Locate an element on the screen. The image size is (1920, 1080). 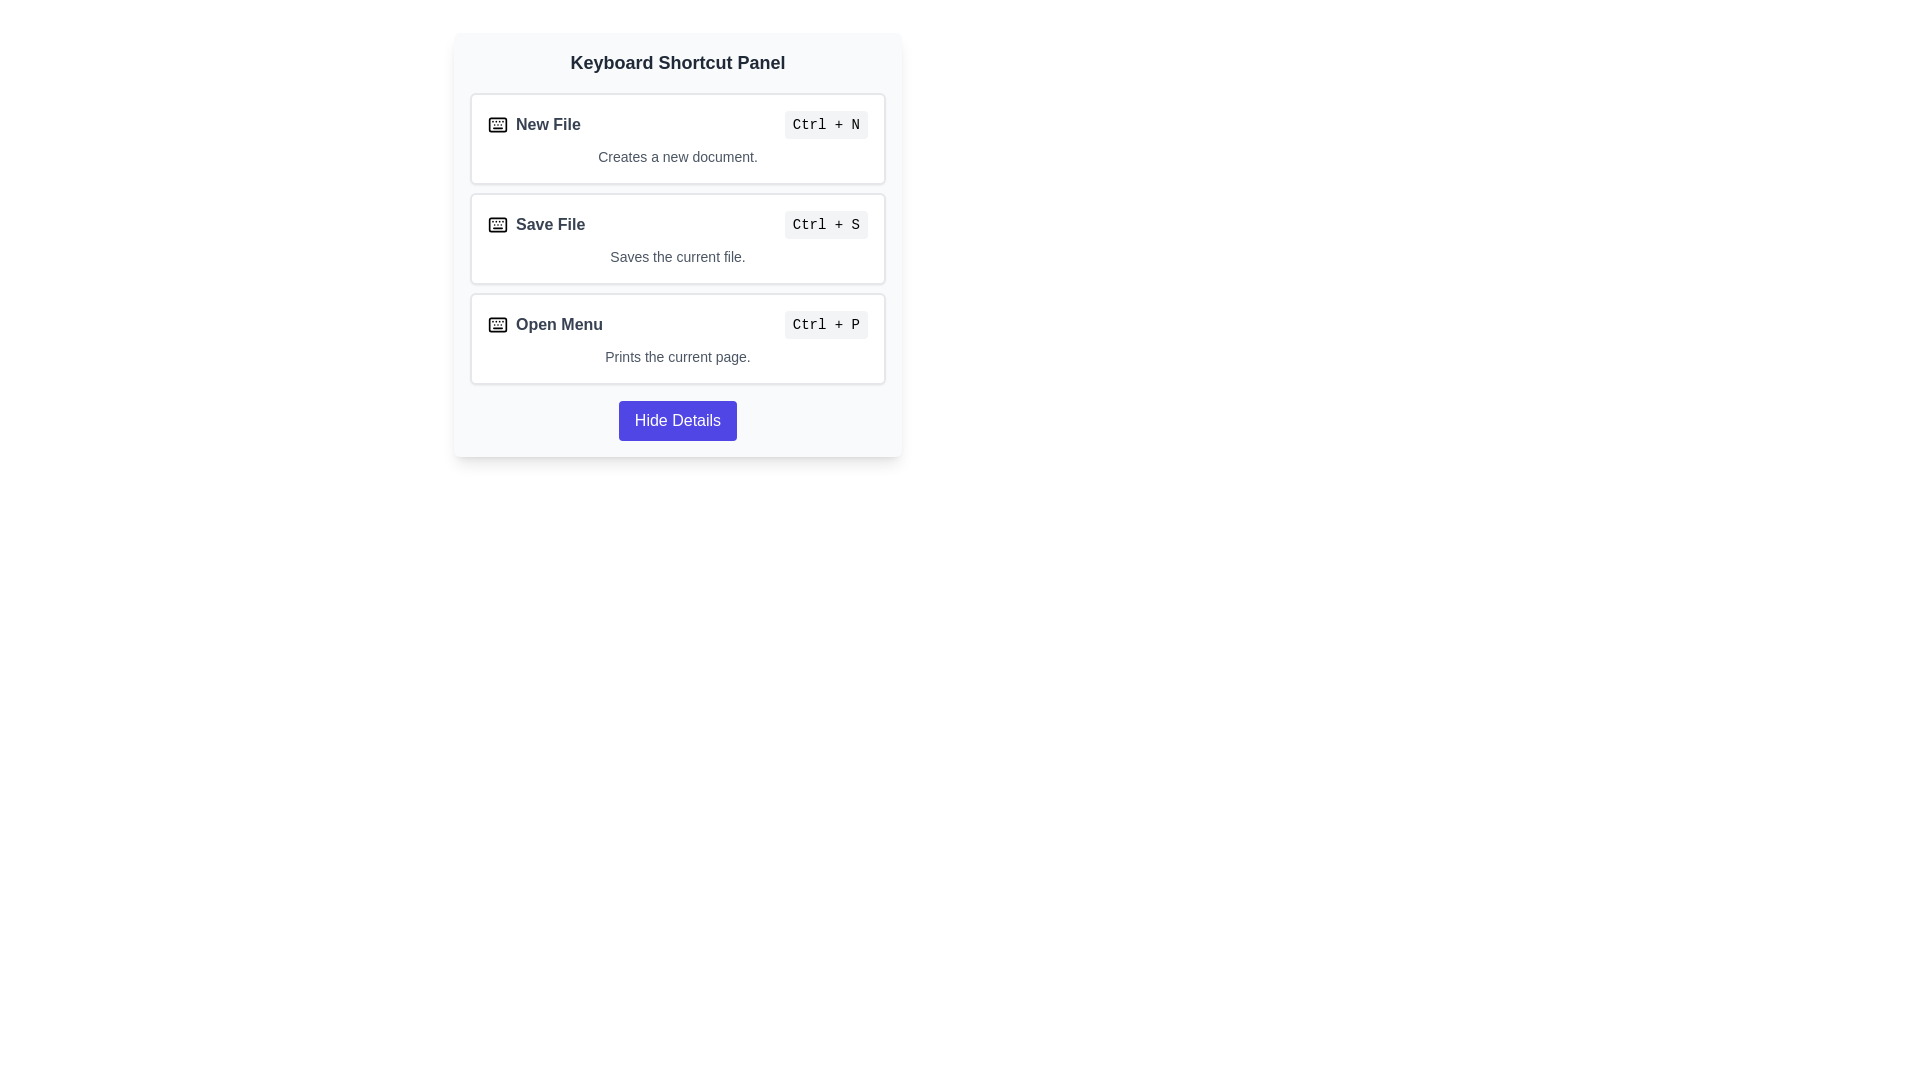
the keyboard shortcut label displaying 'Ctrl + N' located on the right side of the 'New File' row within the 'Keyboard Shortcut Panel' is located at coordinates (826, 124).